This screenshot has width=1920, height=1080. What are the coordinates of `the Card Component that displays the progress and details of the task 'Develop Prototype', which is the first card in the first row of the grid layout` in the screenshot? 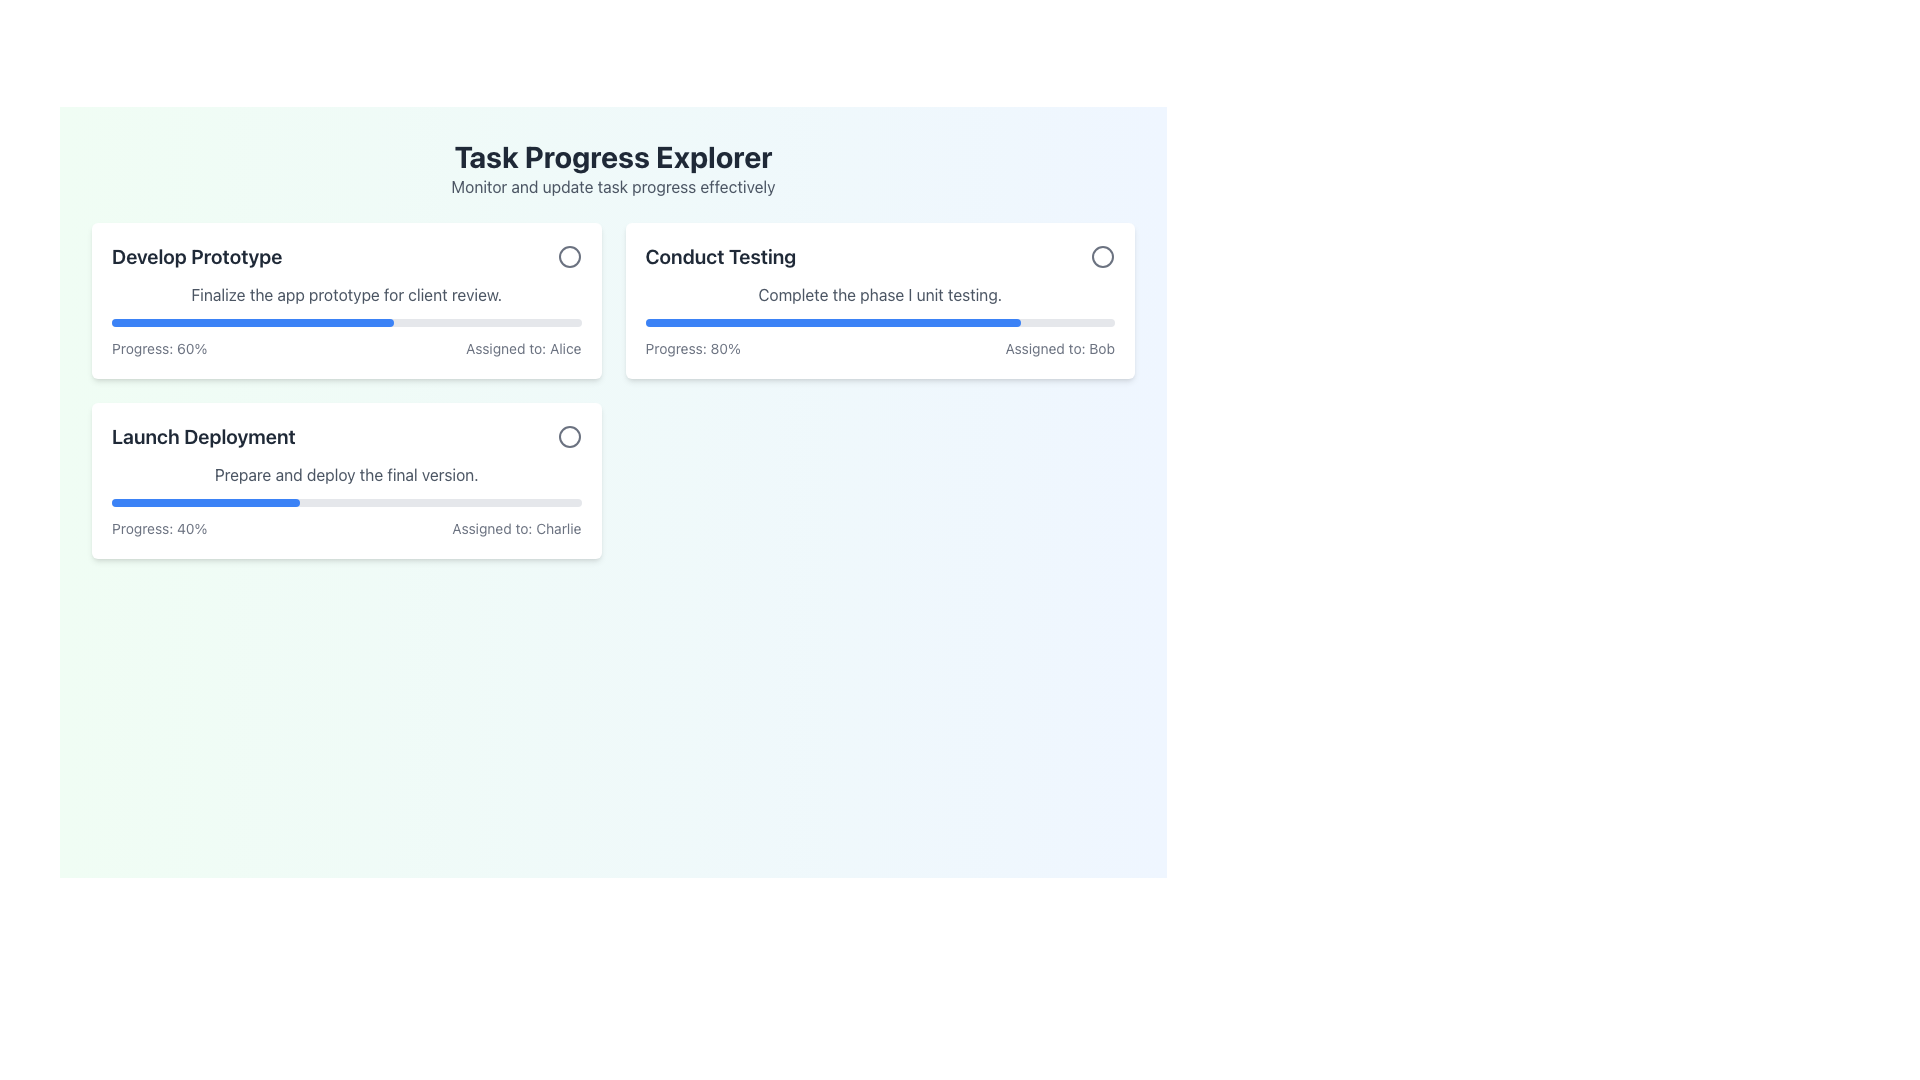 It's located at (346, 300).